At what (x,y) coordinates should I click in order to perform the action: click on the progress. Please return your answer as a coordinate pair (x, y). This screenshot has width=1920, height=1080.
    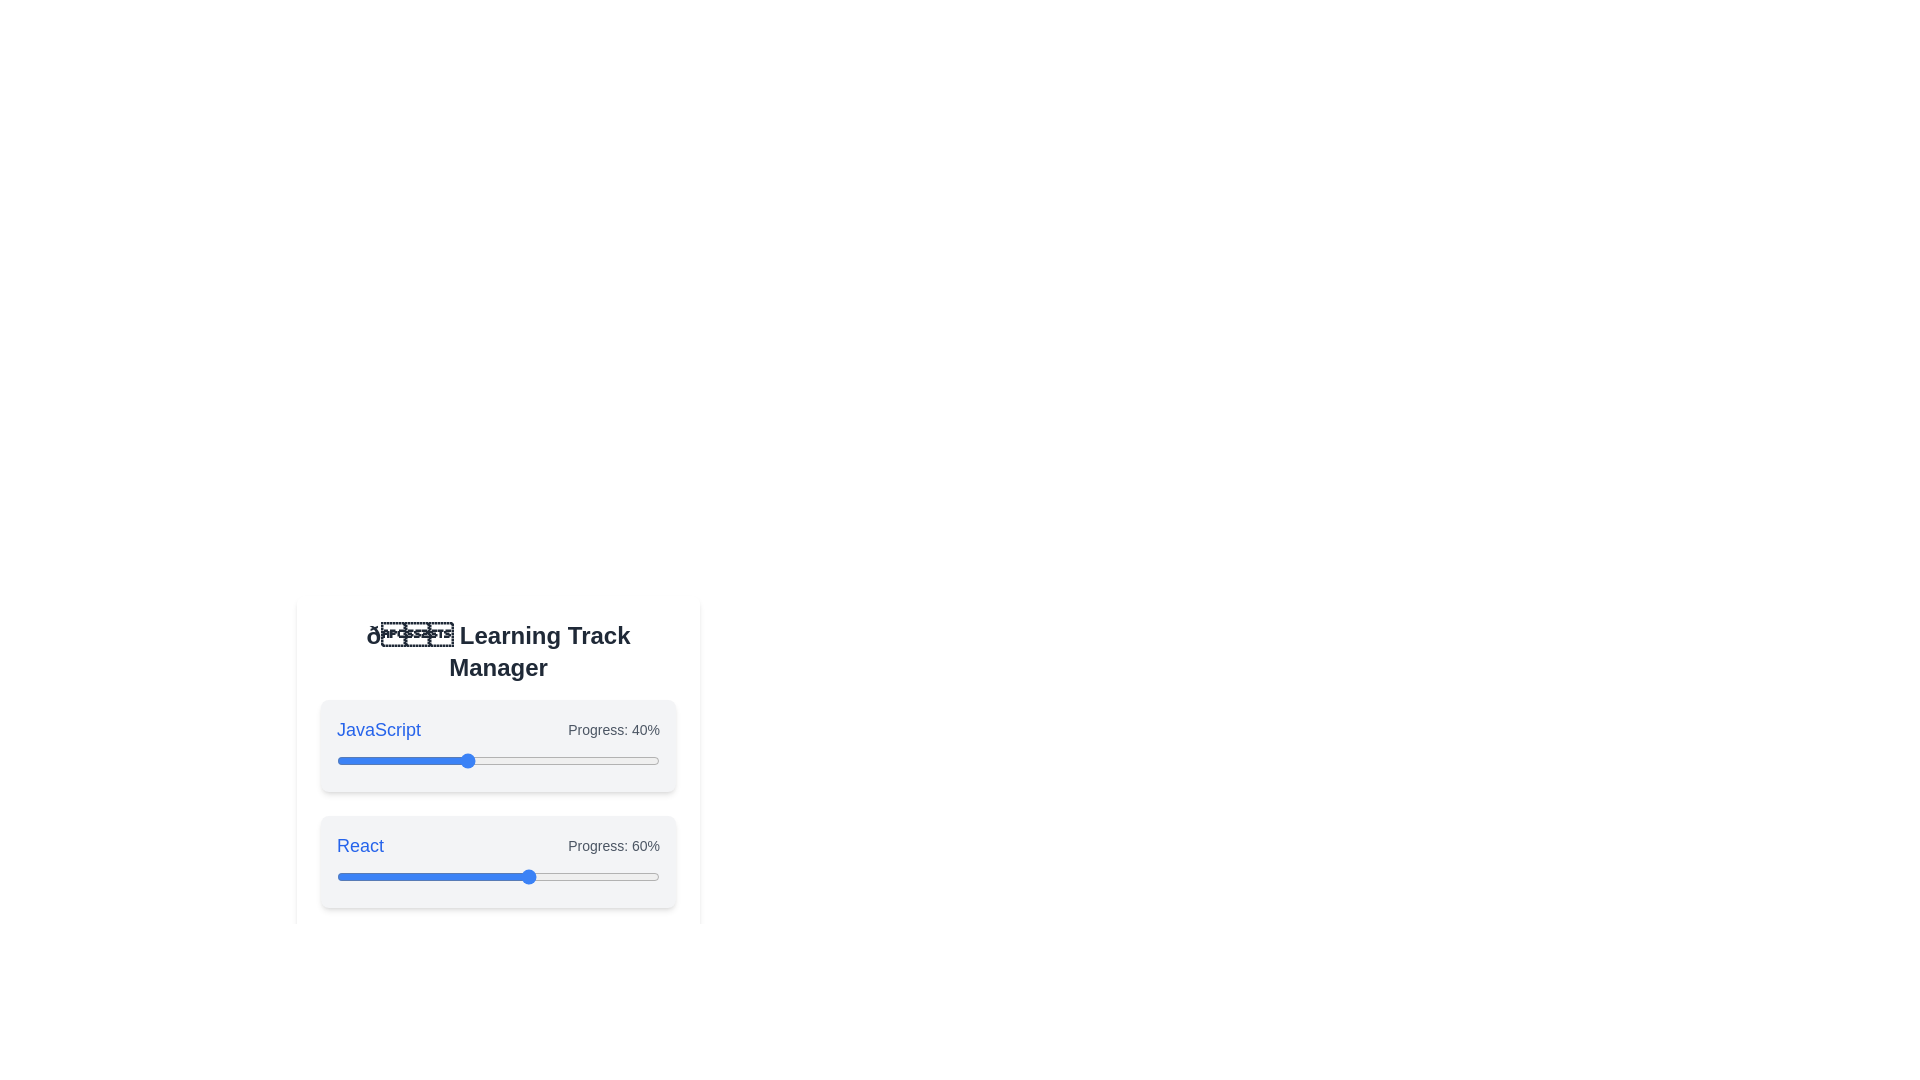
    Looking at the image, I should click on (369, 875).